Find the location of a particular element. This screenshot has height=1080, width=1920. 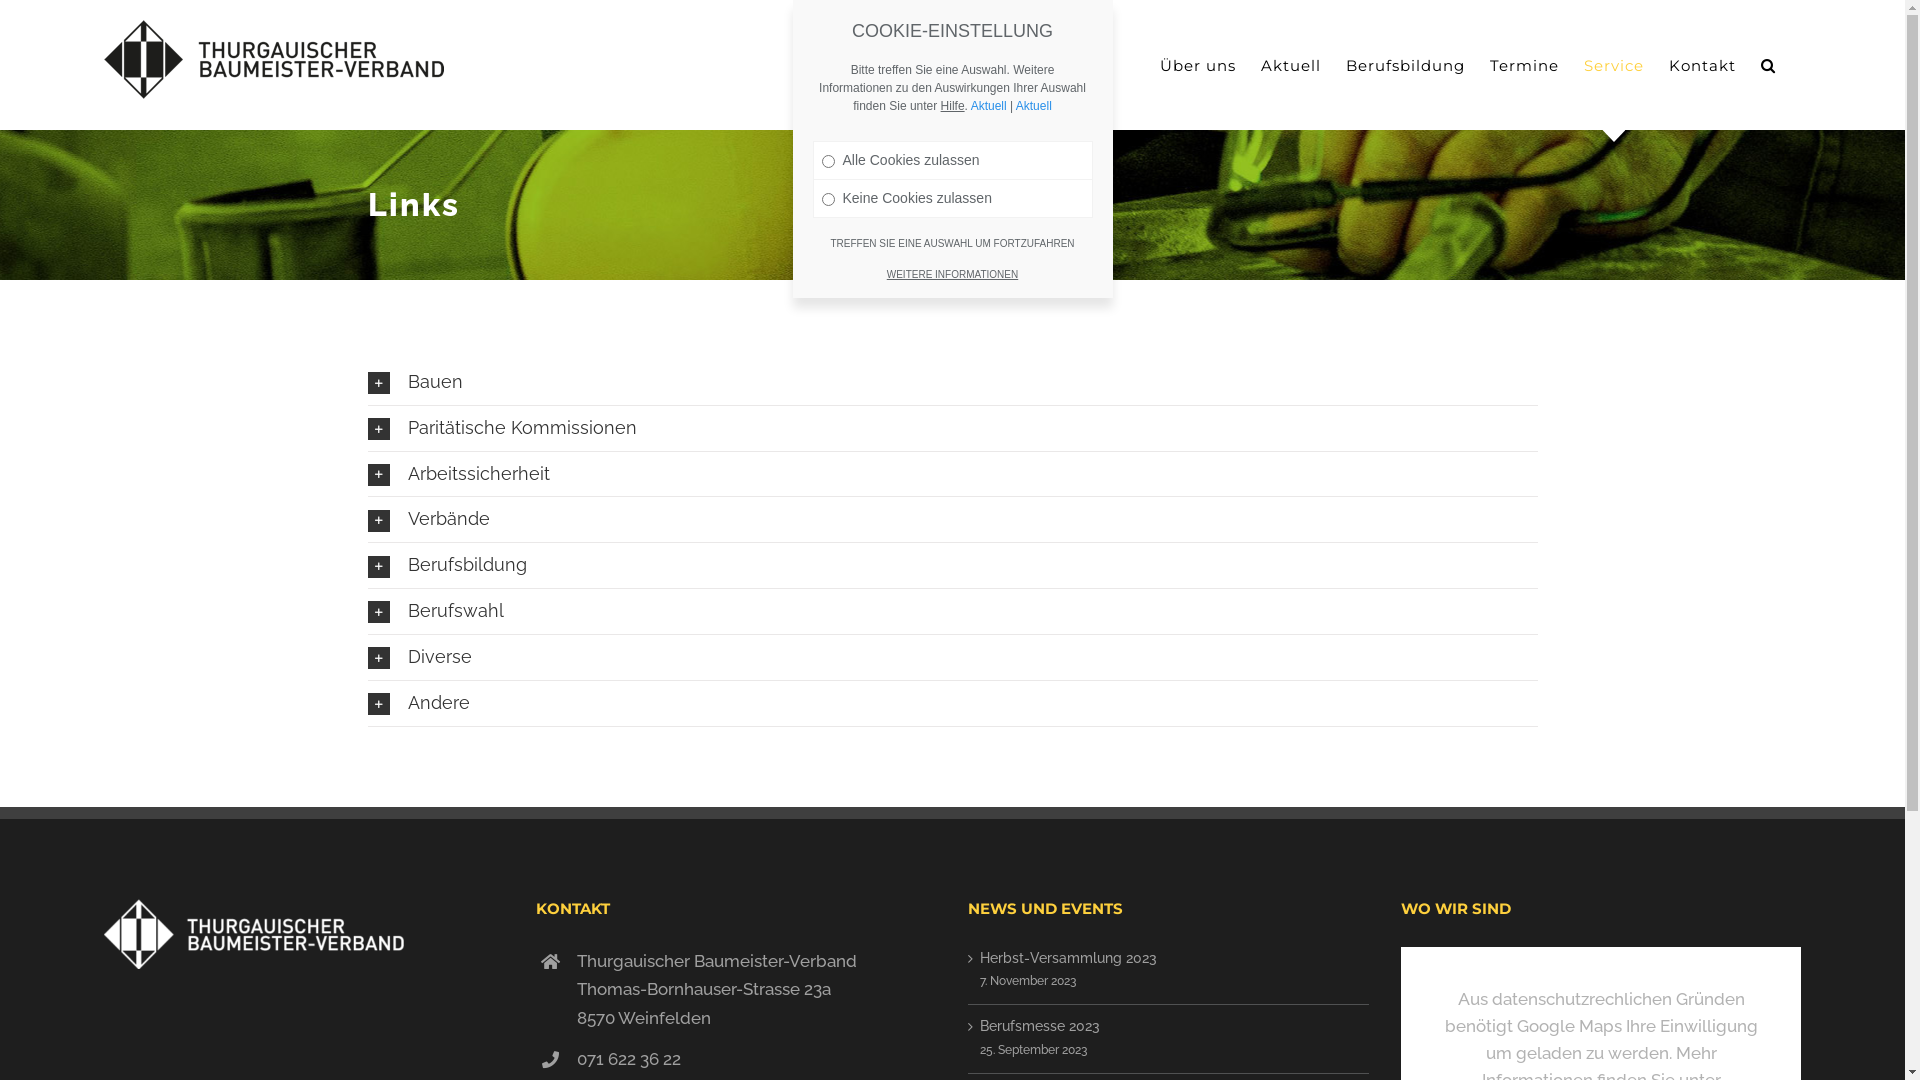

'Termine' is located at coordinates (1489, 64).